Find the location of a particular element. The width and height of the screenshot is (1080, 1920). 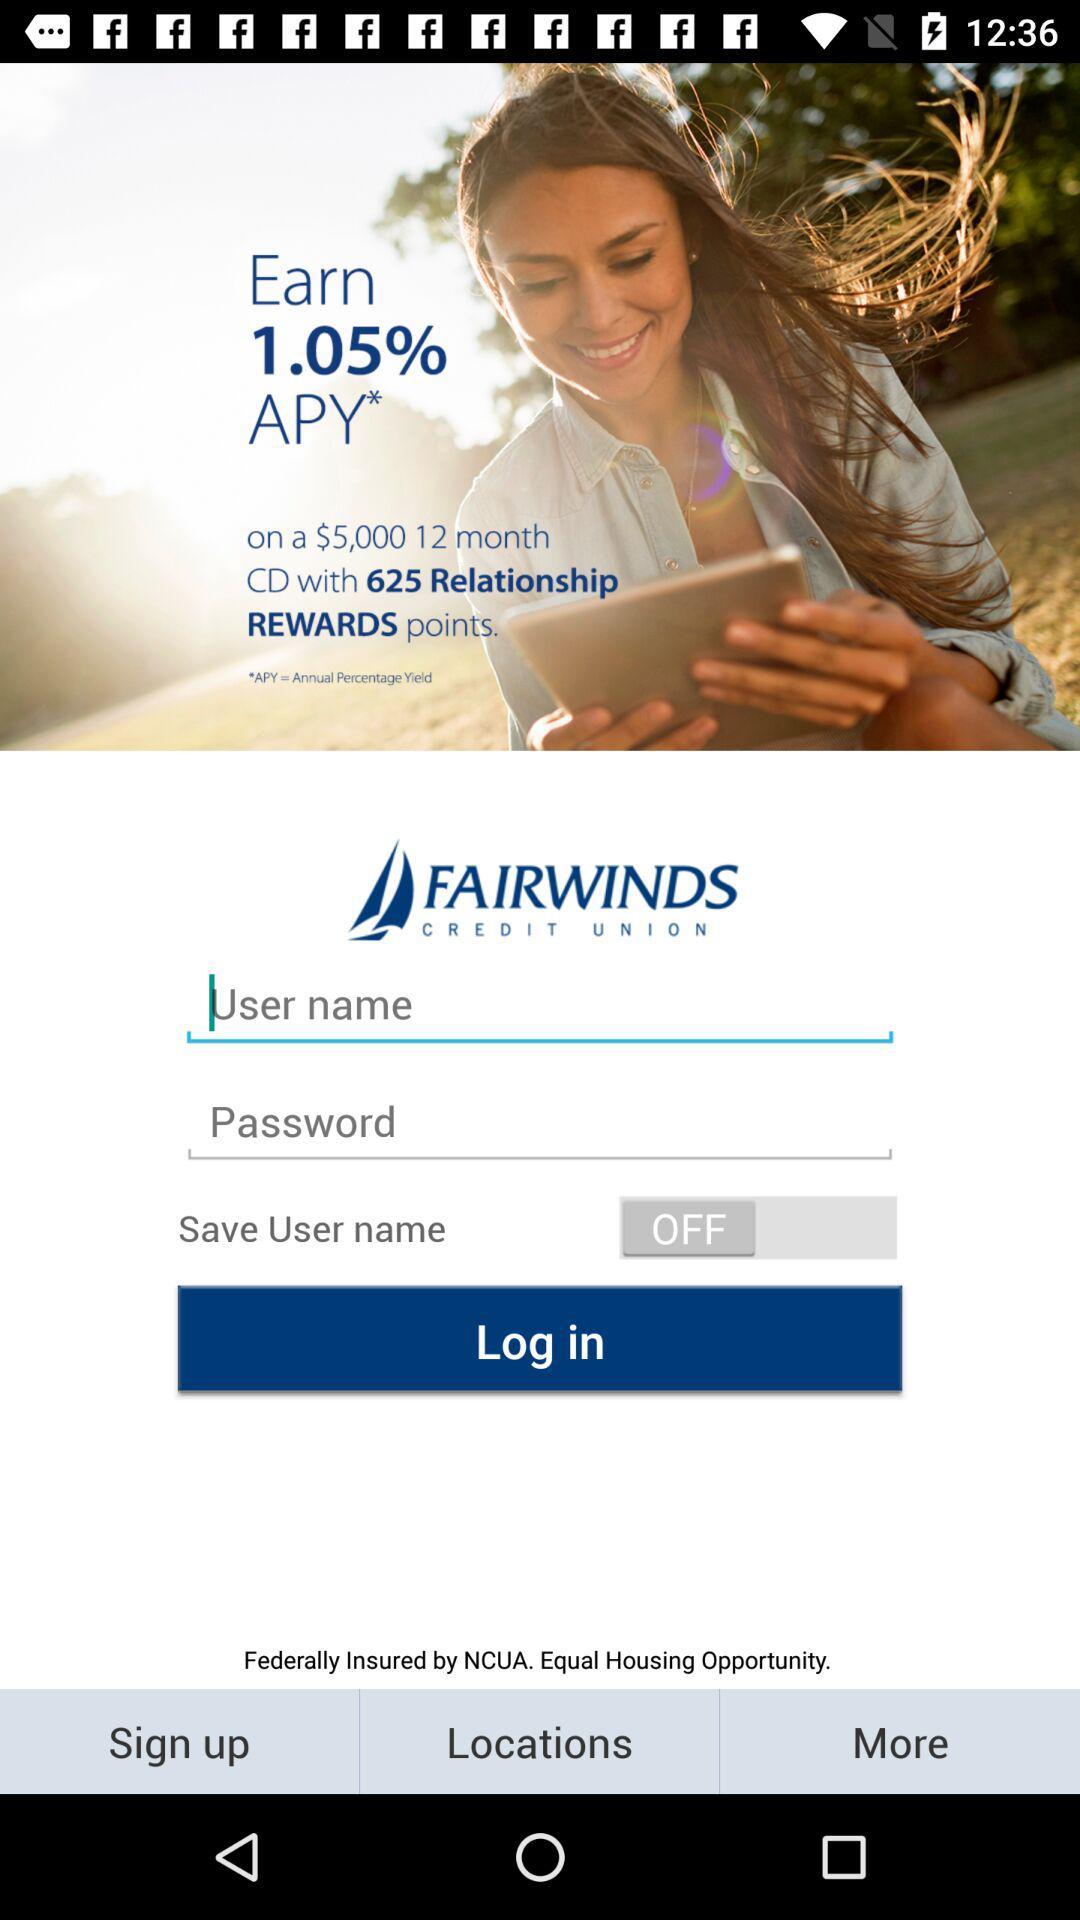

the item below the federally insured by icon is located at coordinates (538, 1740).